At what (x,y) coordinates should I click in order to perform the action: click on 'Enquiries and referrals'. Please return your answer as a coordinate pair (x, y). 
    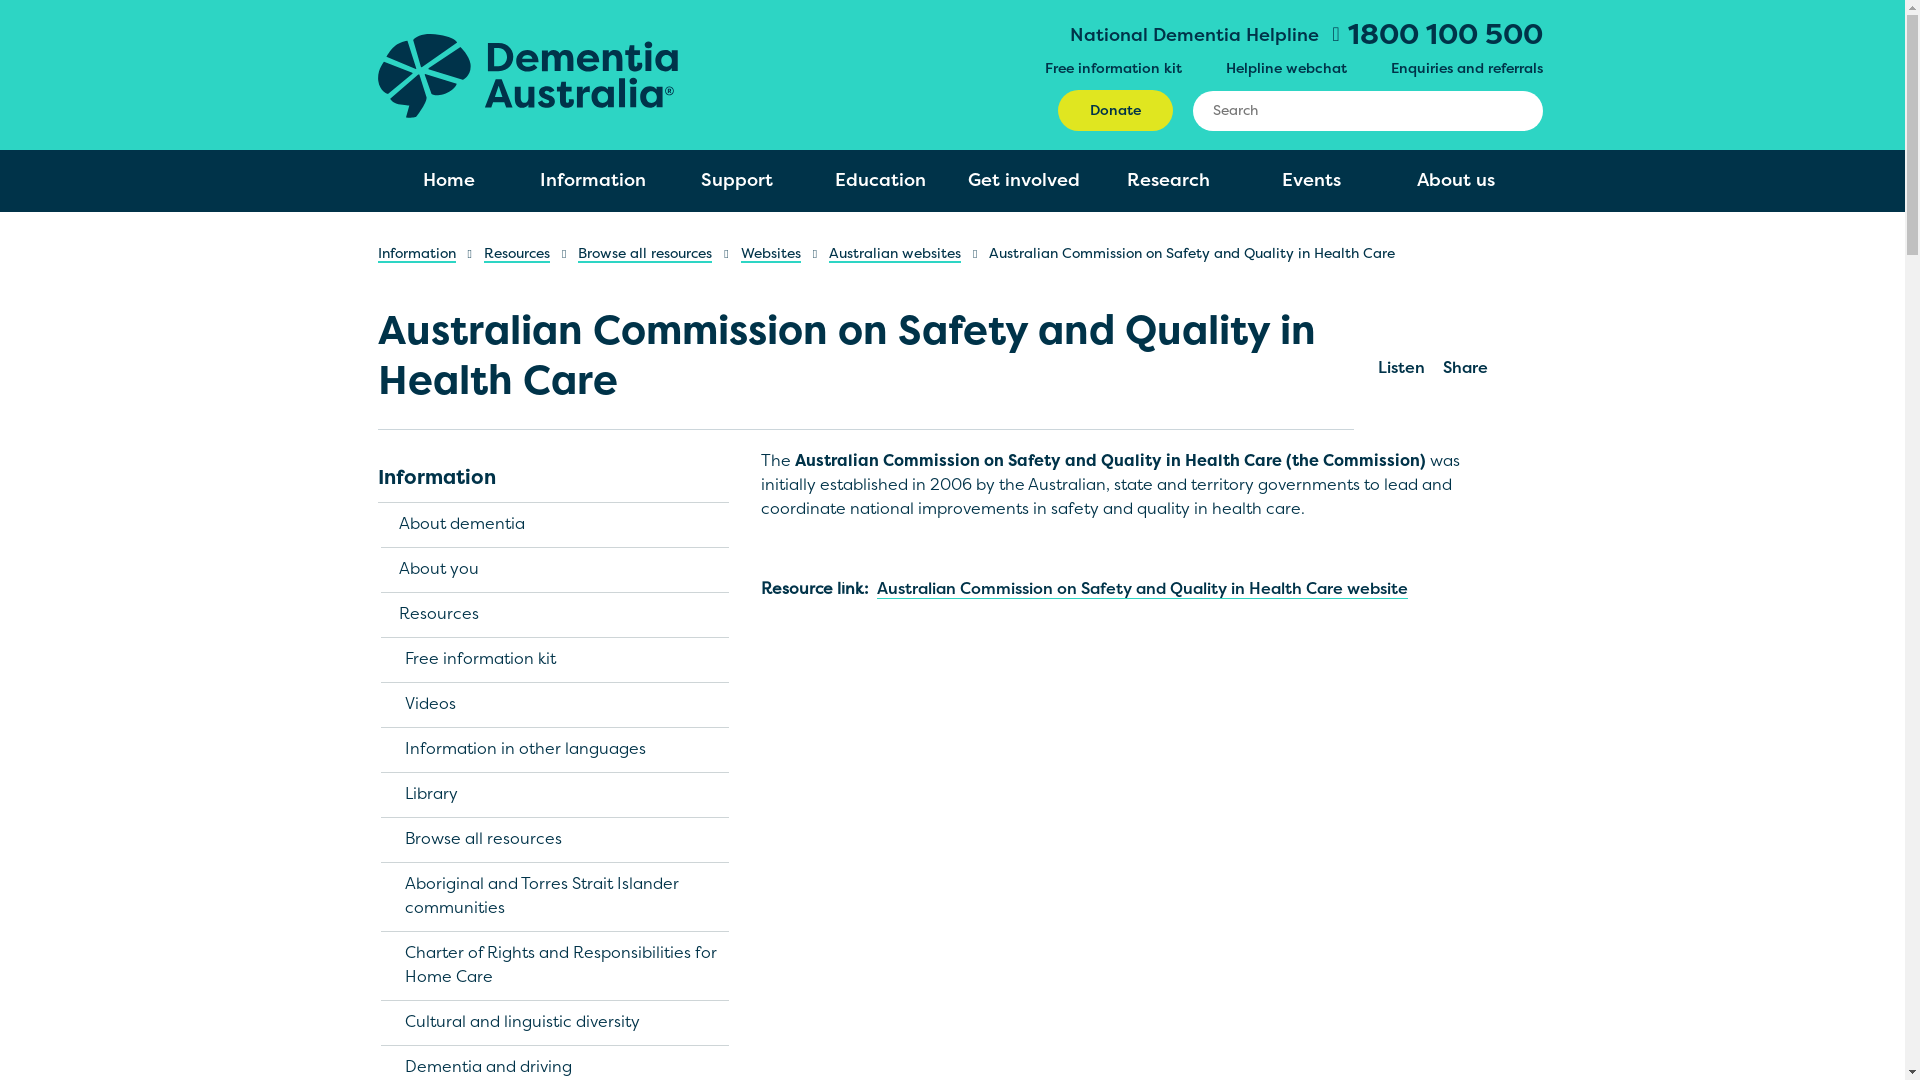
    Looking at the image, I should click on (1465, 68).